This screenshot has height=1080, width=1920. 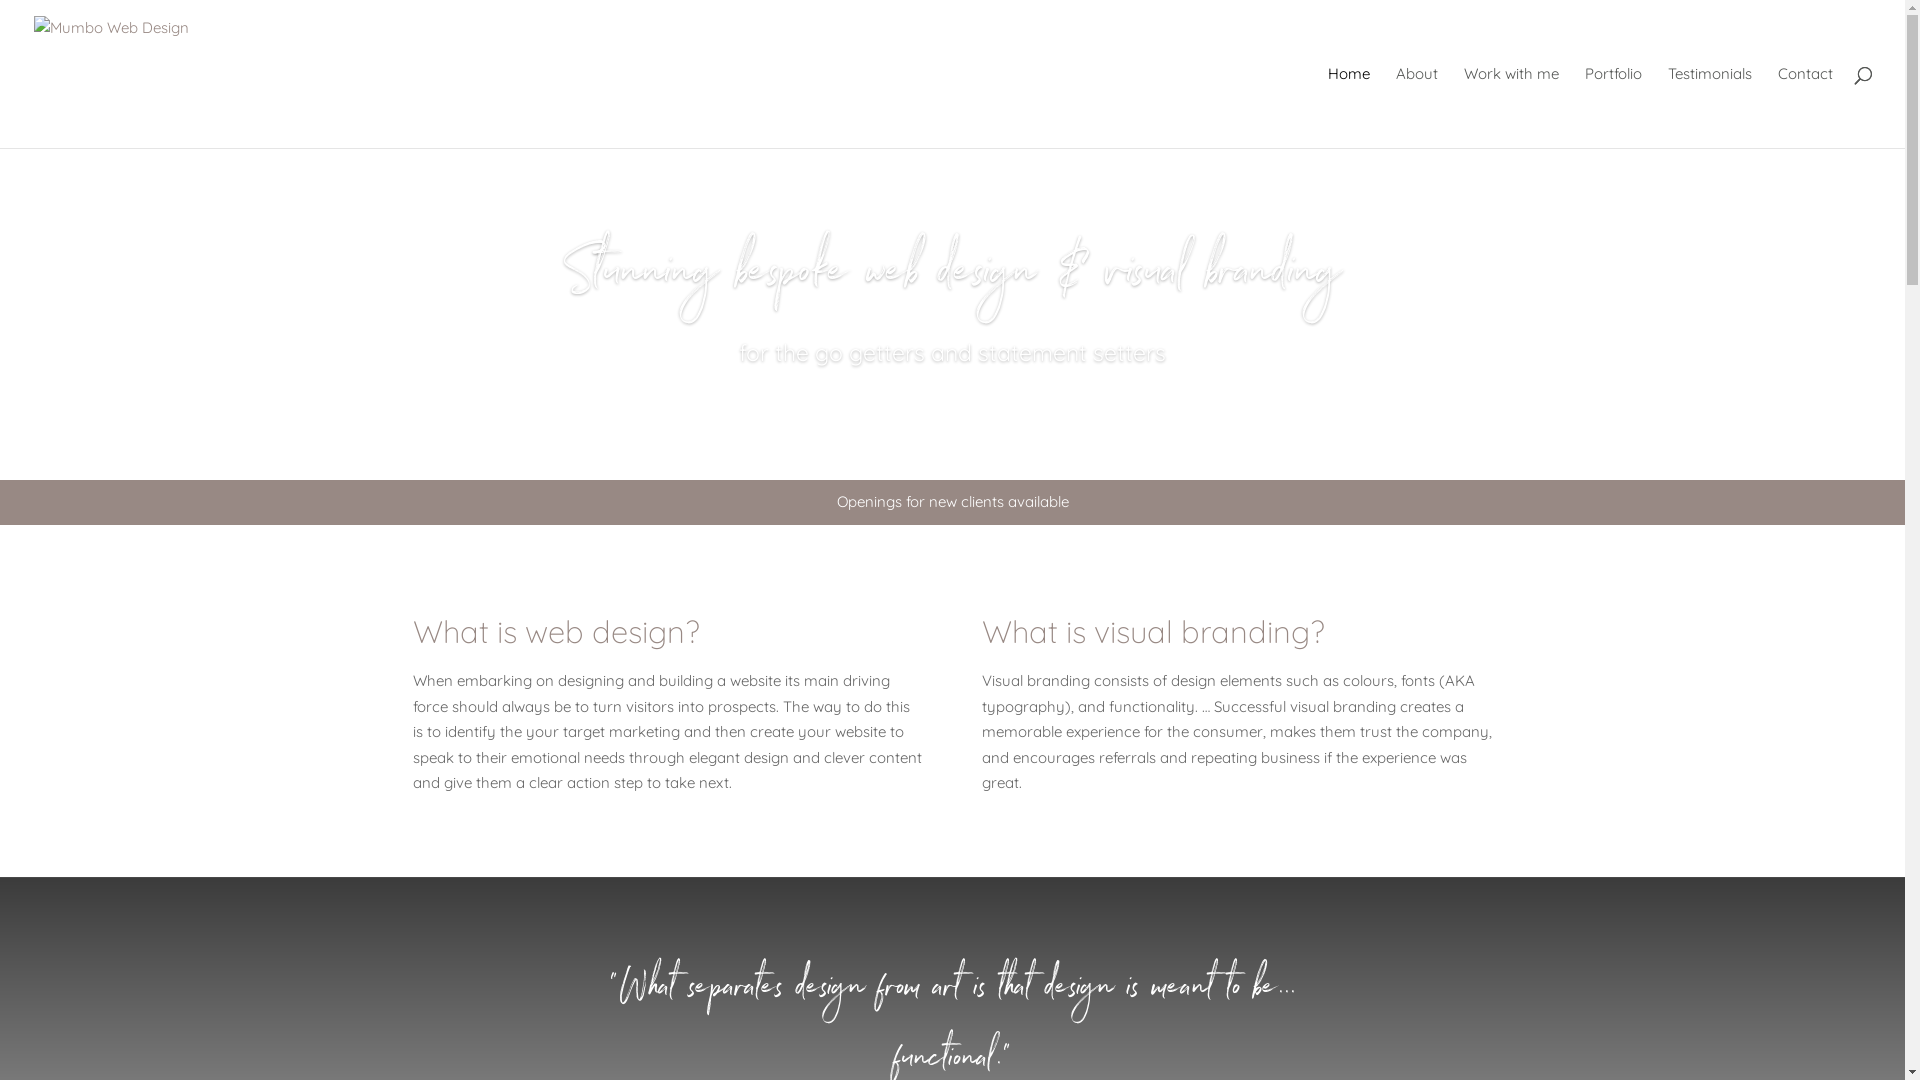 I want to click on 'Testimonials', so click(x=1708, y=107).